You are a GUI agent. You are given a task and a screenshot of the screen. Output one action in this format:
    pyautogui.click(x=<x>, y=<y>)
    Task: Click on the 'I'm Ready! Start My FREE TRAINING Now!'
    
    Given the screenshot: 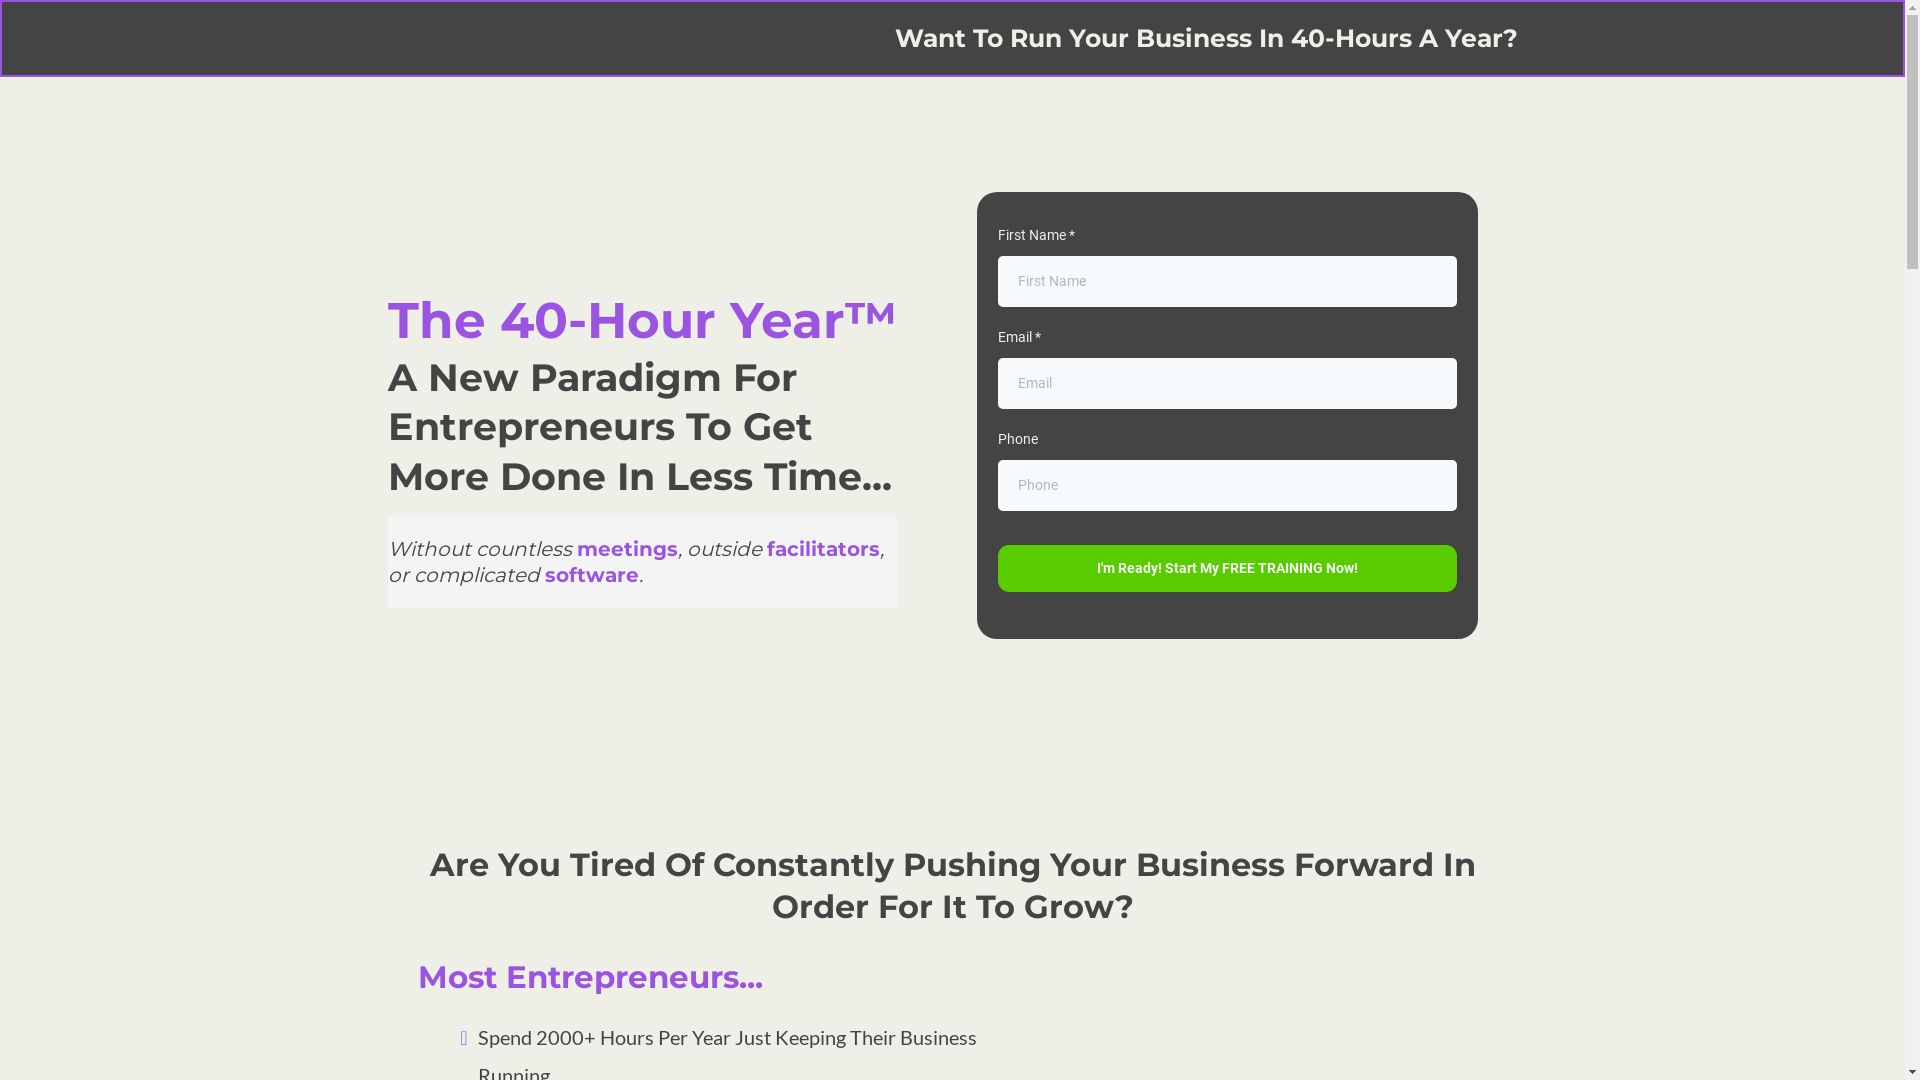 What is the action you would take?
    pyautogui.click(x=1226, y=568)
    